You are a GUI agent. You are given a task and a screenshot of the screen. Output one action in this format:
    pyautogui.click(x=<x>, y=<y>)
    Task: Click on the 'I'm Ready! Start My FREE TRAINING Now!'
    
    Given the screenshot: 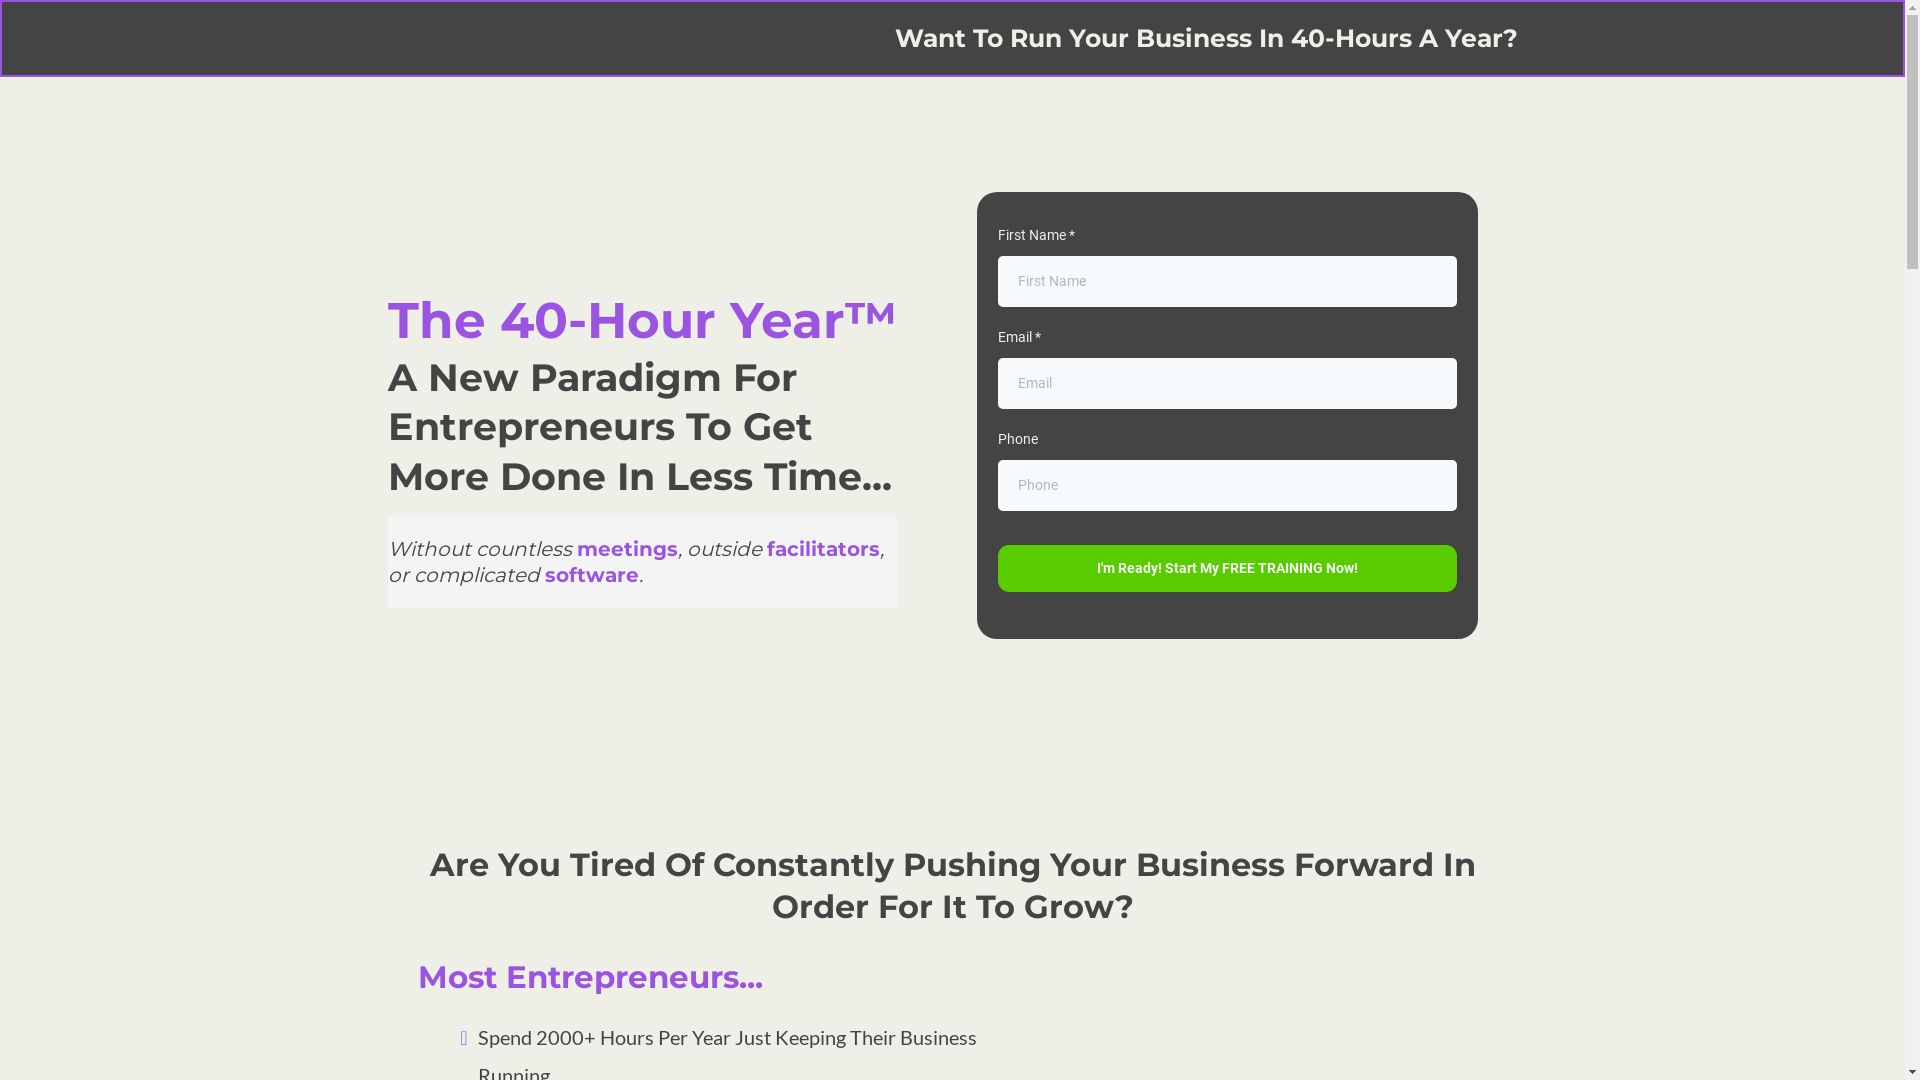 What is the action you would take?
    pyautogui.click(x=1226, y=568)
    